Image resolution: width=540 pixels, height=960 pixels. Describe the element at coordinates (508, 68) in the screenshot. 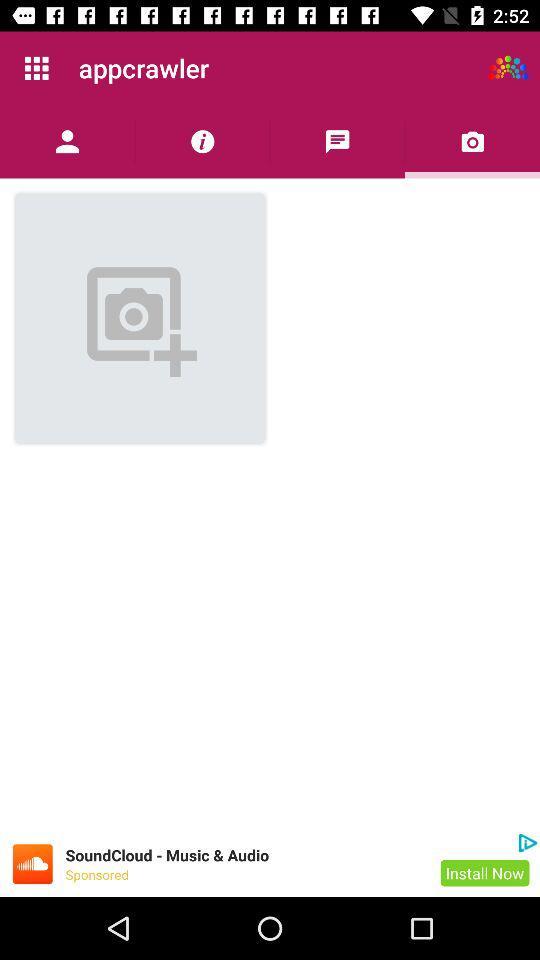

I see `activate` at that location.